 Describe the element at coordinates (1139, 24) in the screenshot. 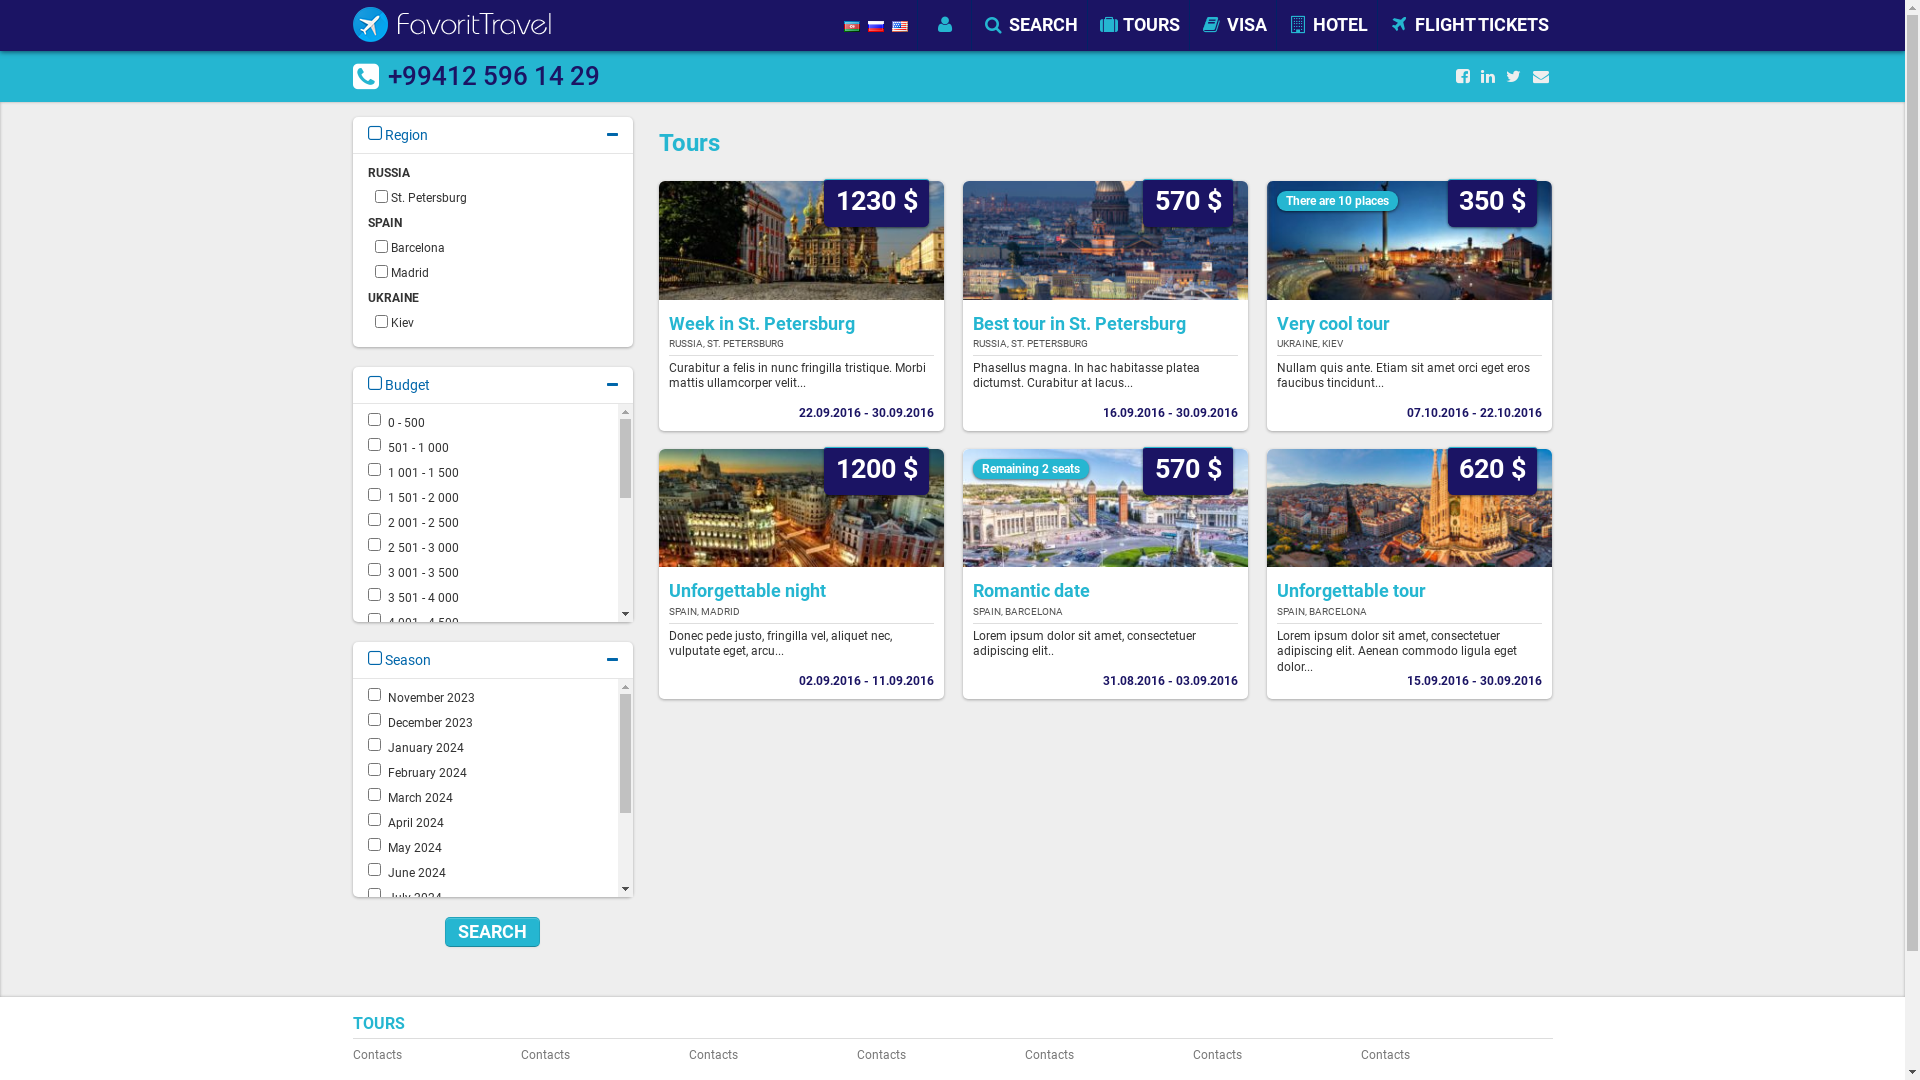

I see `'TOURS'` at that location.